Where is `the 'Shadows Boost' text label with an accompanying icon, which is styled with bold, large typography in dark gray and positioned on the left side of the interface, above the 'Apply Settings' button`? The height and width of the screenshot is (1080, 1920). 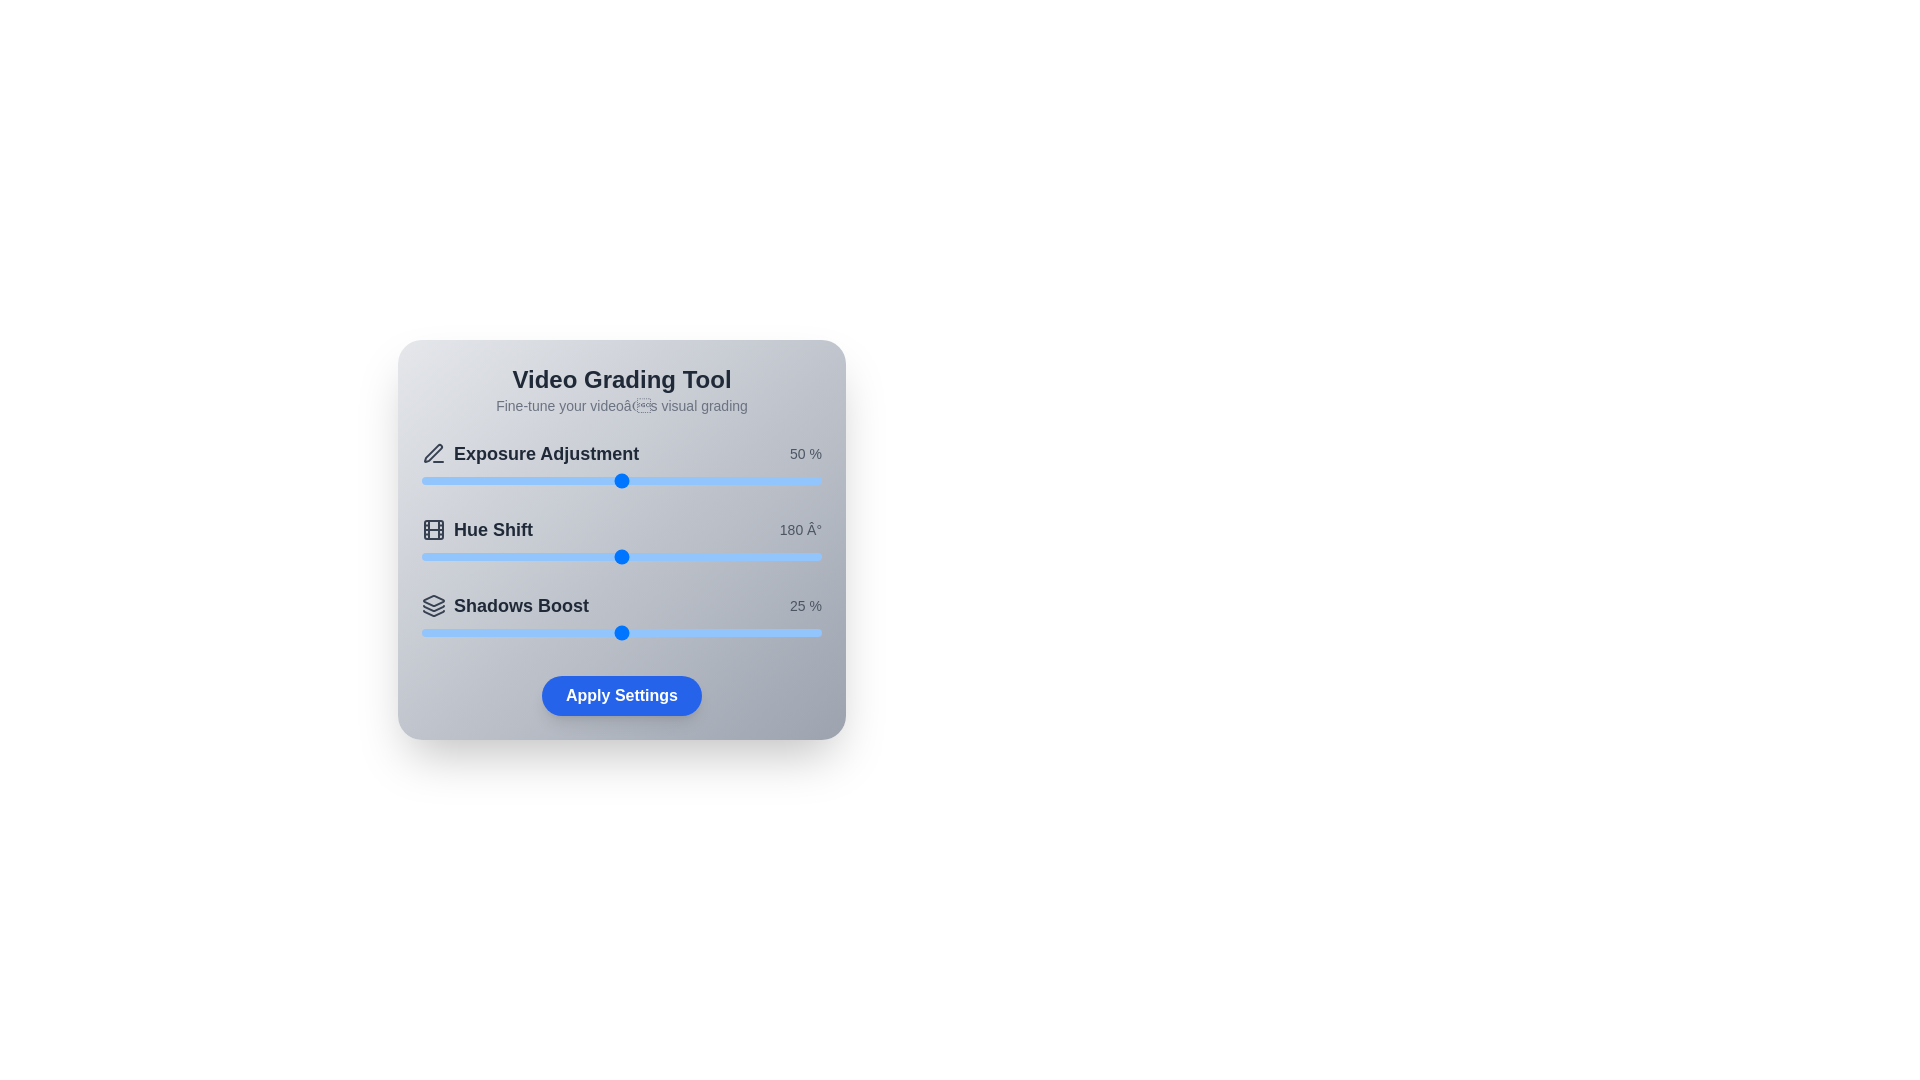
the 'Shadows Boost' text label with an accompanying icon, which is styled with bold, large typography in dark gray and positioned on the left side of the interface, above the 'Apply Settings' button is located at coordinates (505, 604).